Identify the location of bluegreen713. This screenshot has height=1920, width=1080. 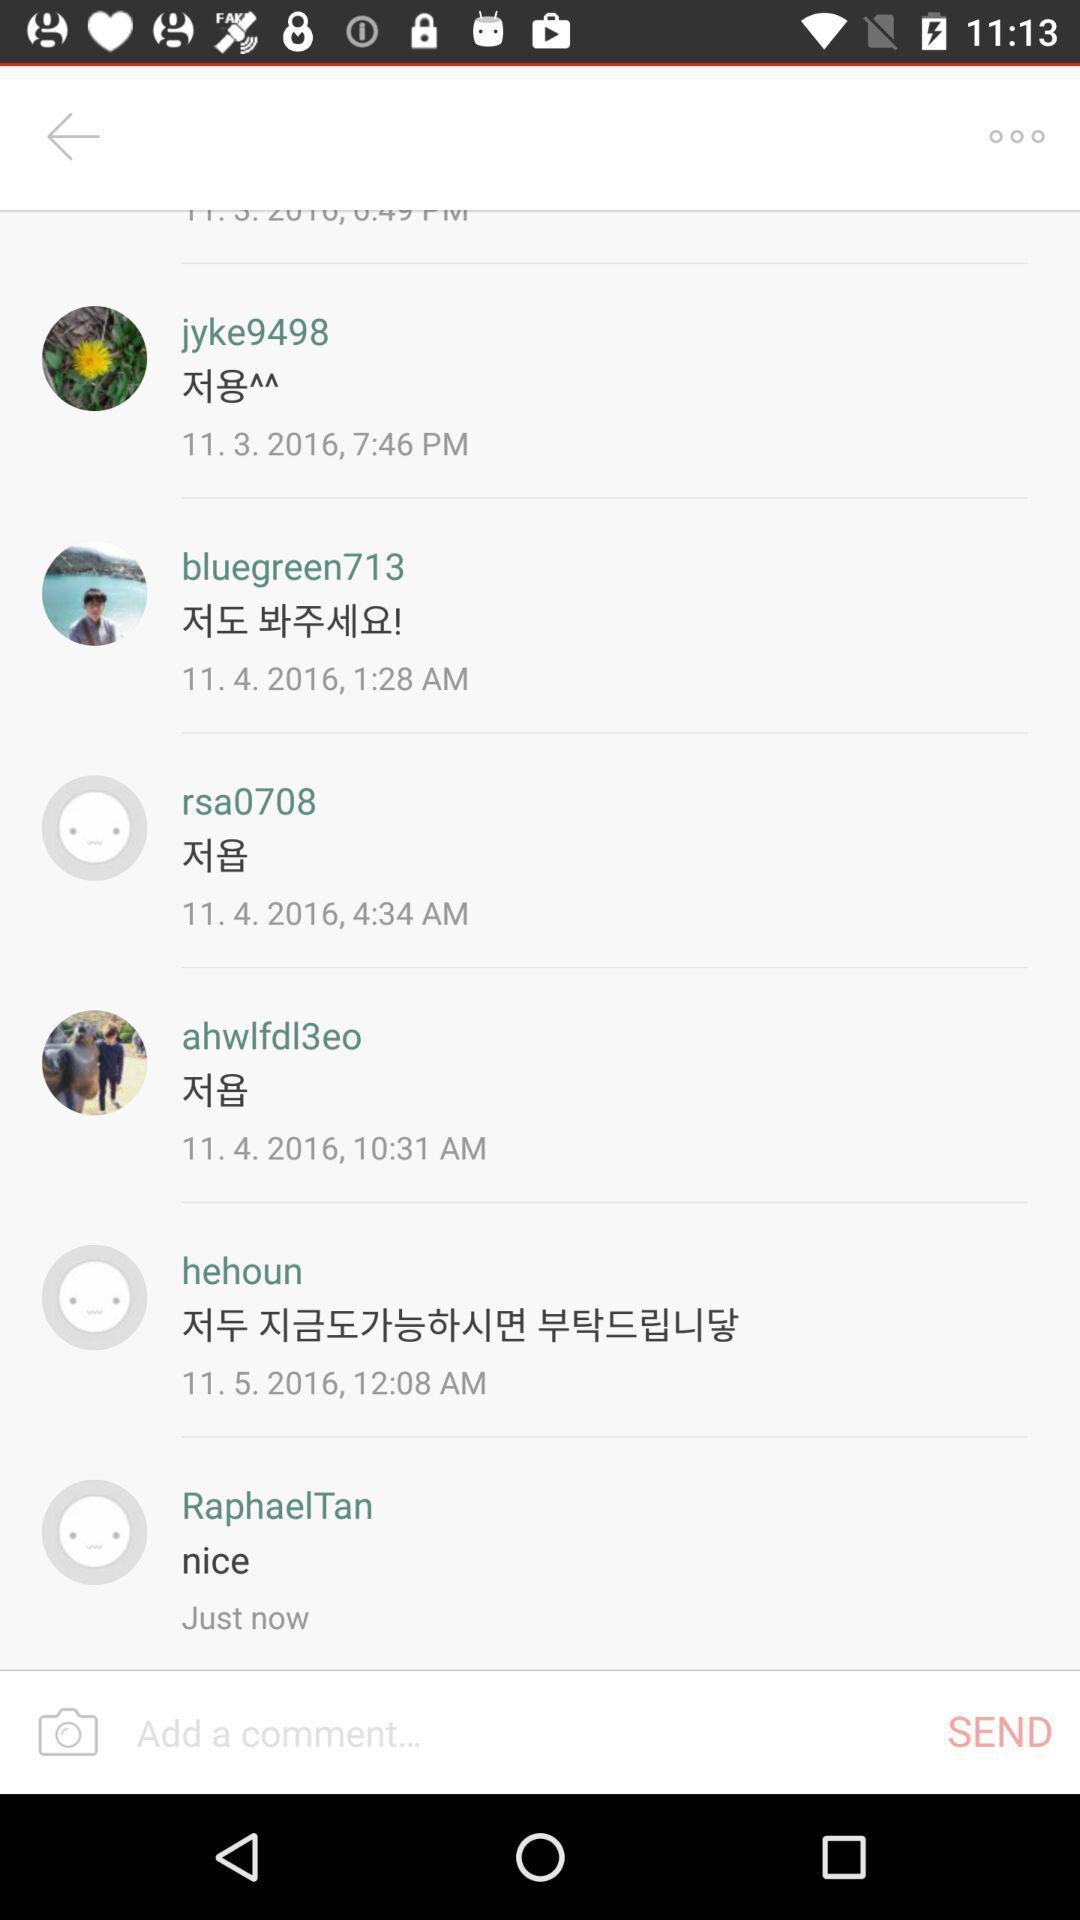
(94, 592).